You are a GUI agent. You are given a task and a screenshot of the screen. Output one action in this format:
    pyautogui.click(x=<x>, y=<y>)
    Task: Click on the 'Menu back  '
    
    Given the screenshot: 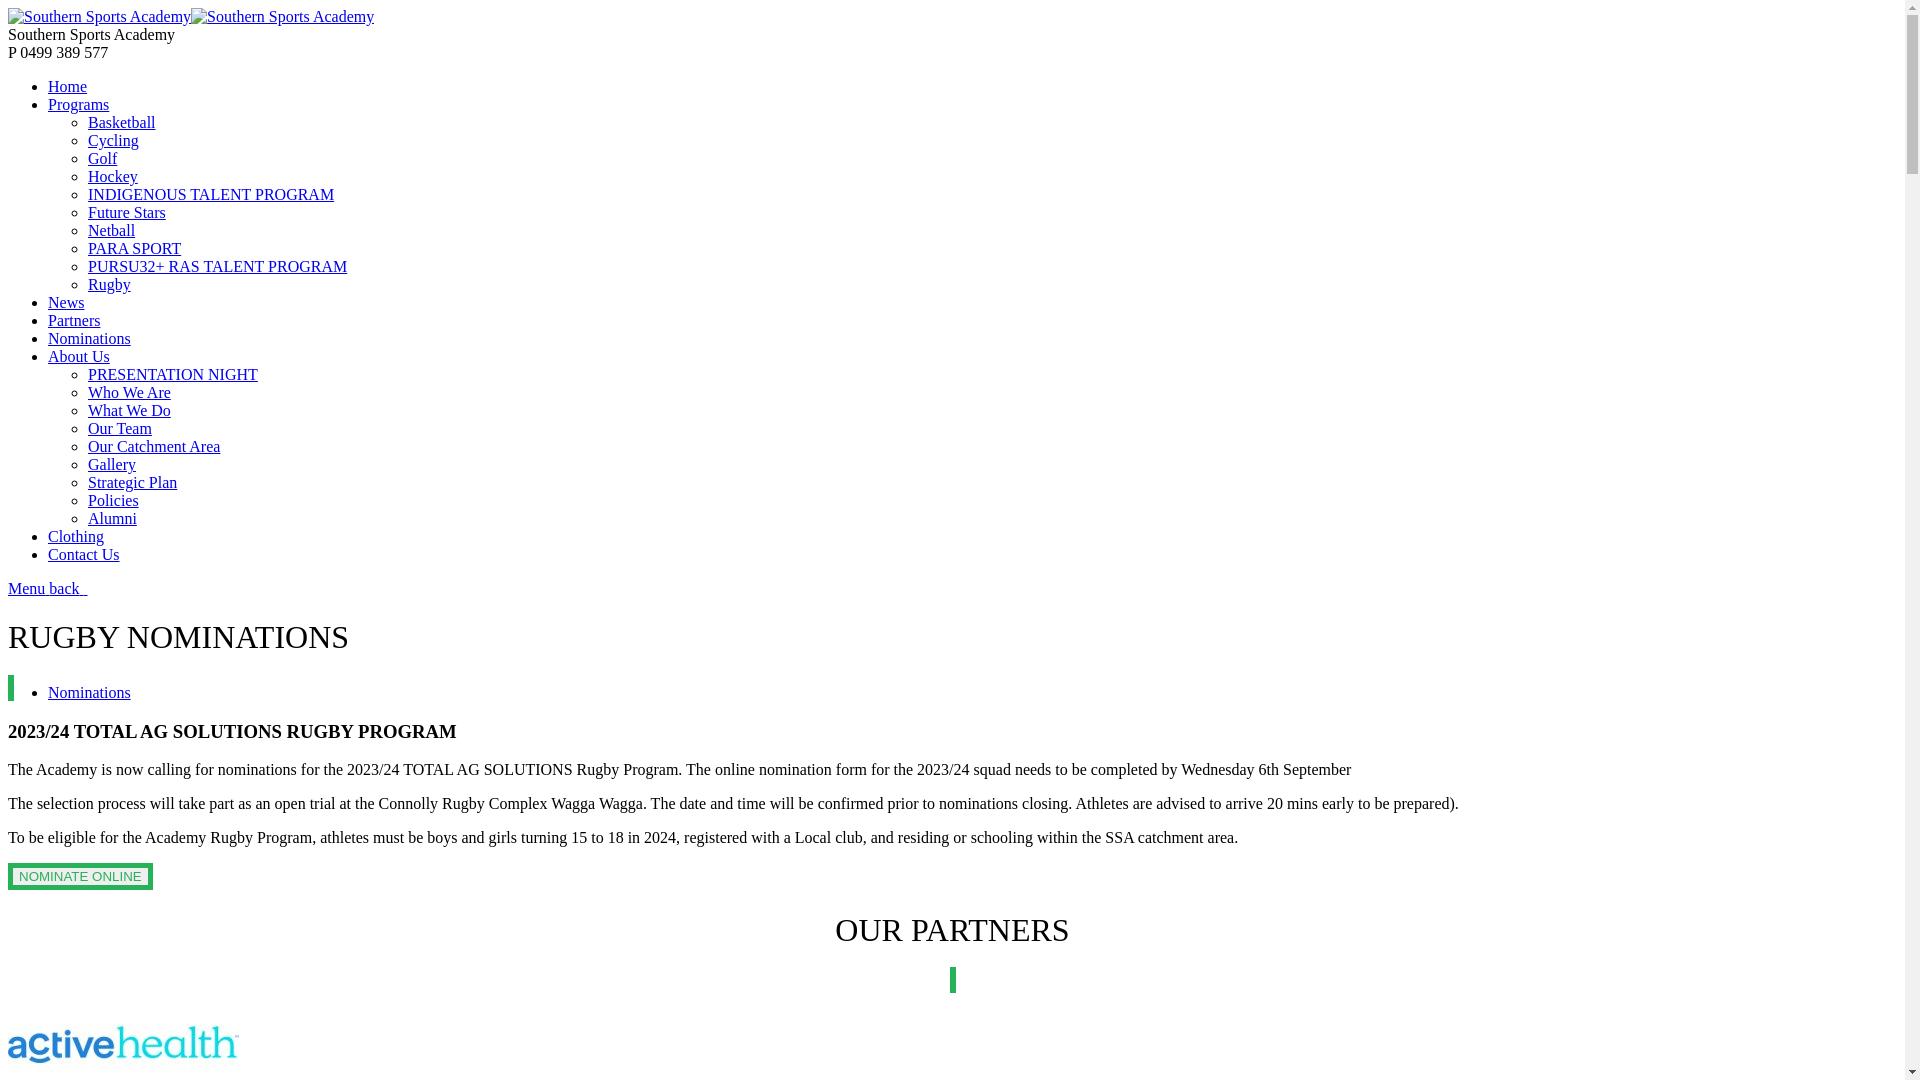 What is the action you would take?
    pyautogui.click(x=48, y=587)
    